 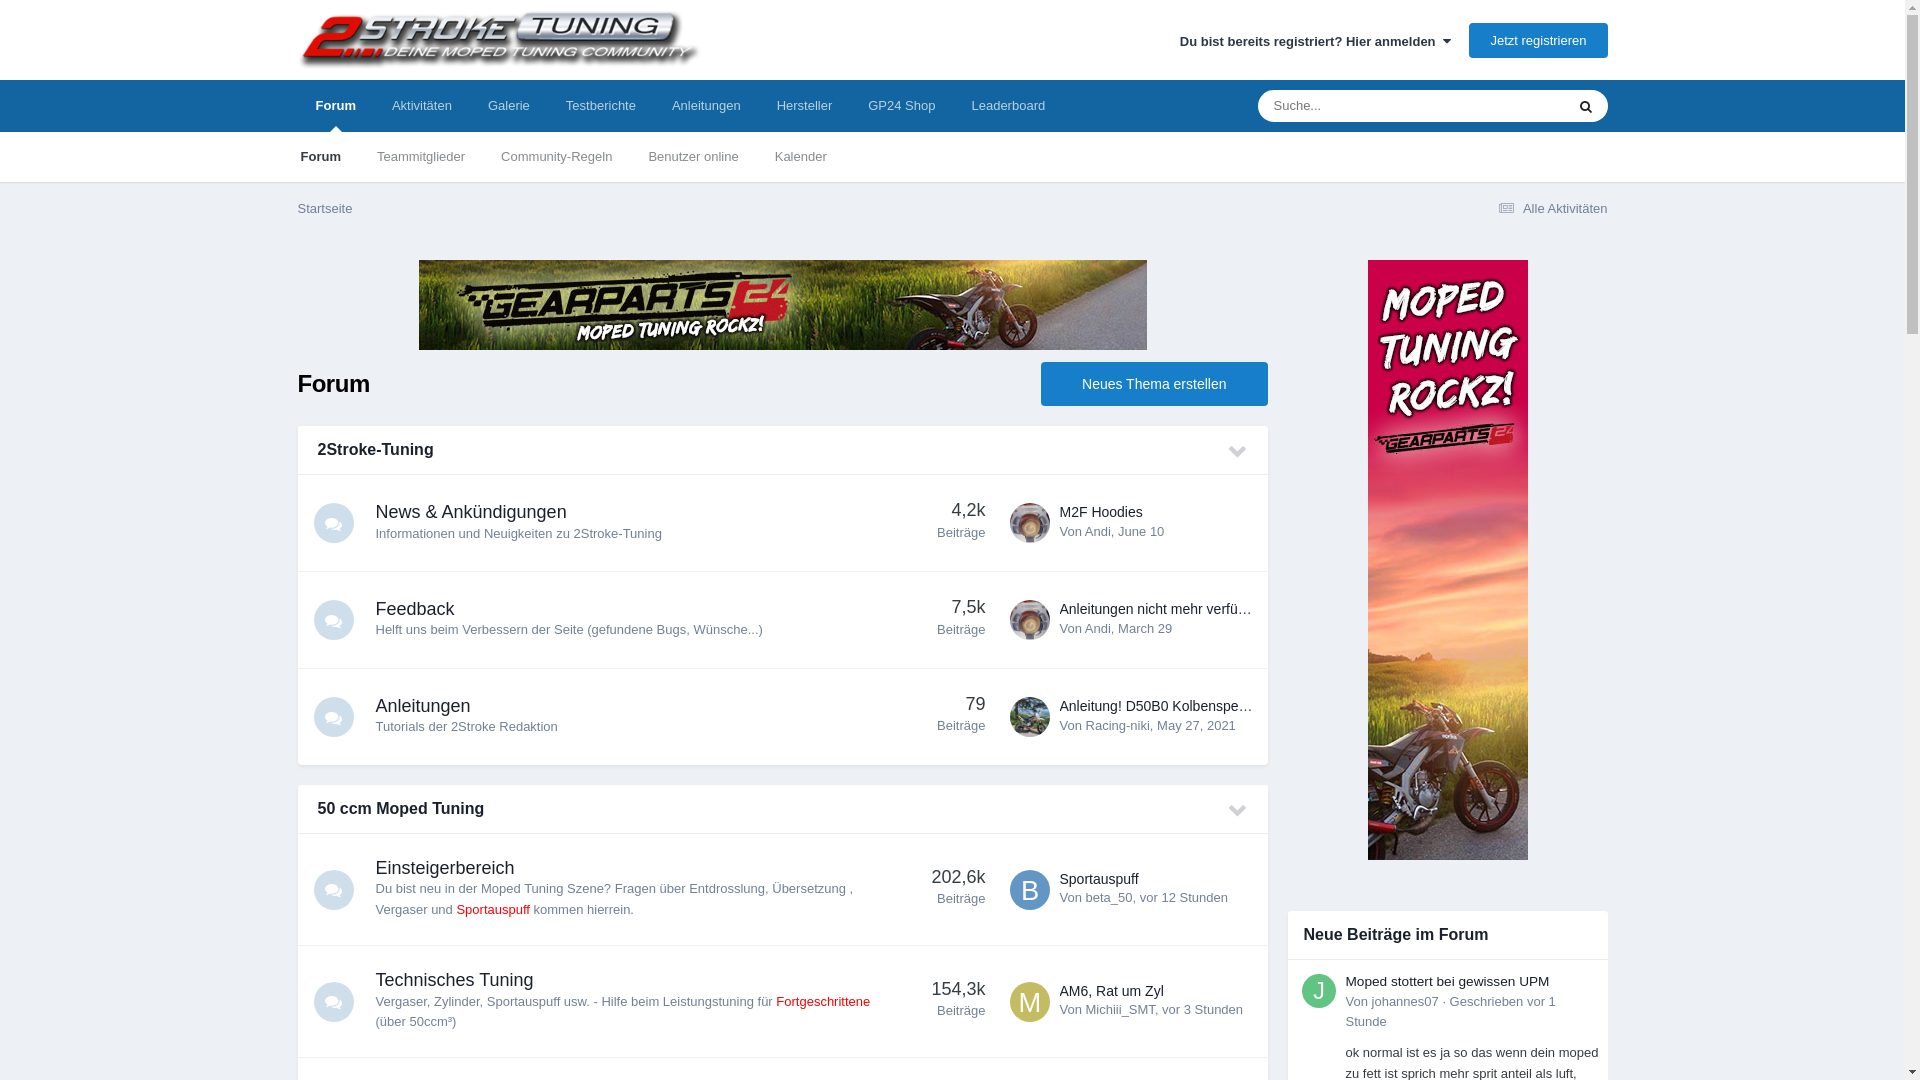 What do you see at coordinates (320, 156) in the screenshot?
I see `'Forum'` at bounding box center [320, 156].